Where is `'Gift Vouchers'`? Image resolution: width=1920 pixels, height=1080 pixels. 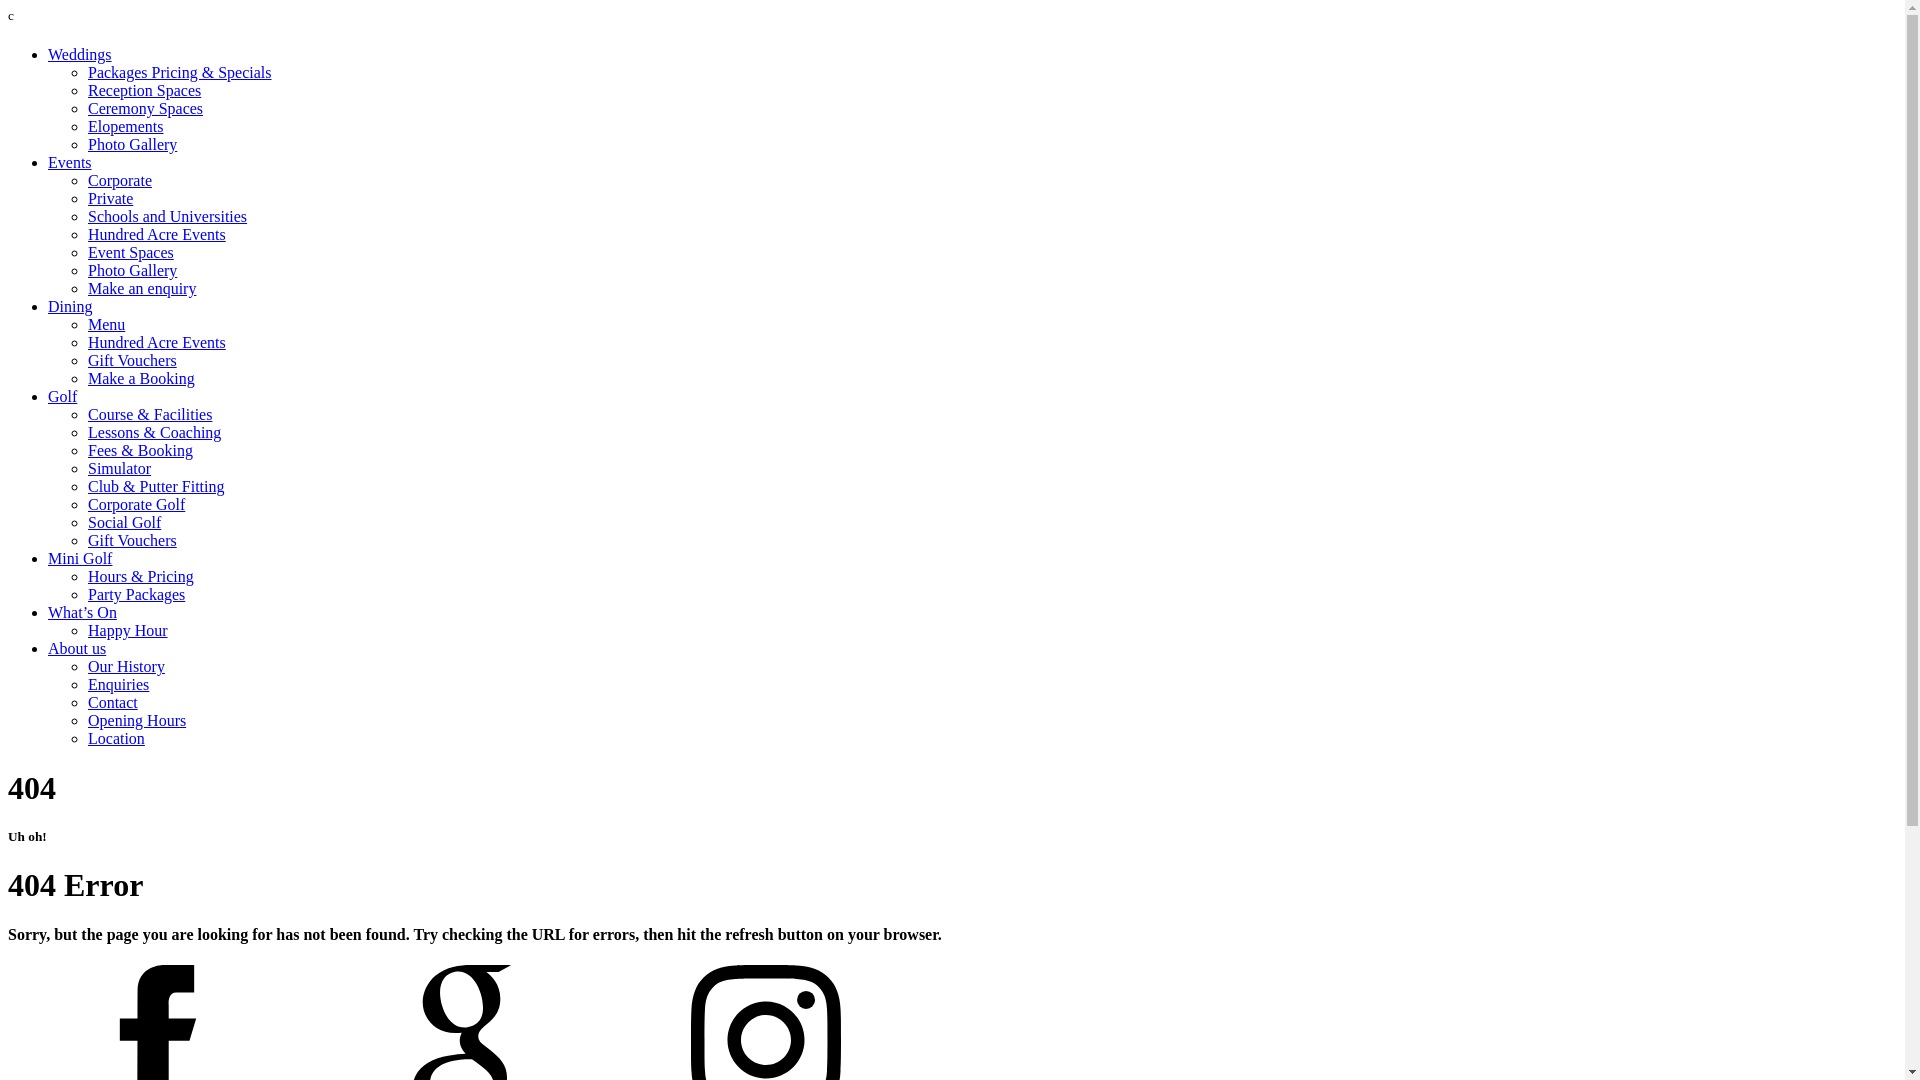 'Gift Vouchers' is located at coordinates (131, 540).